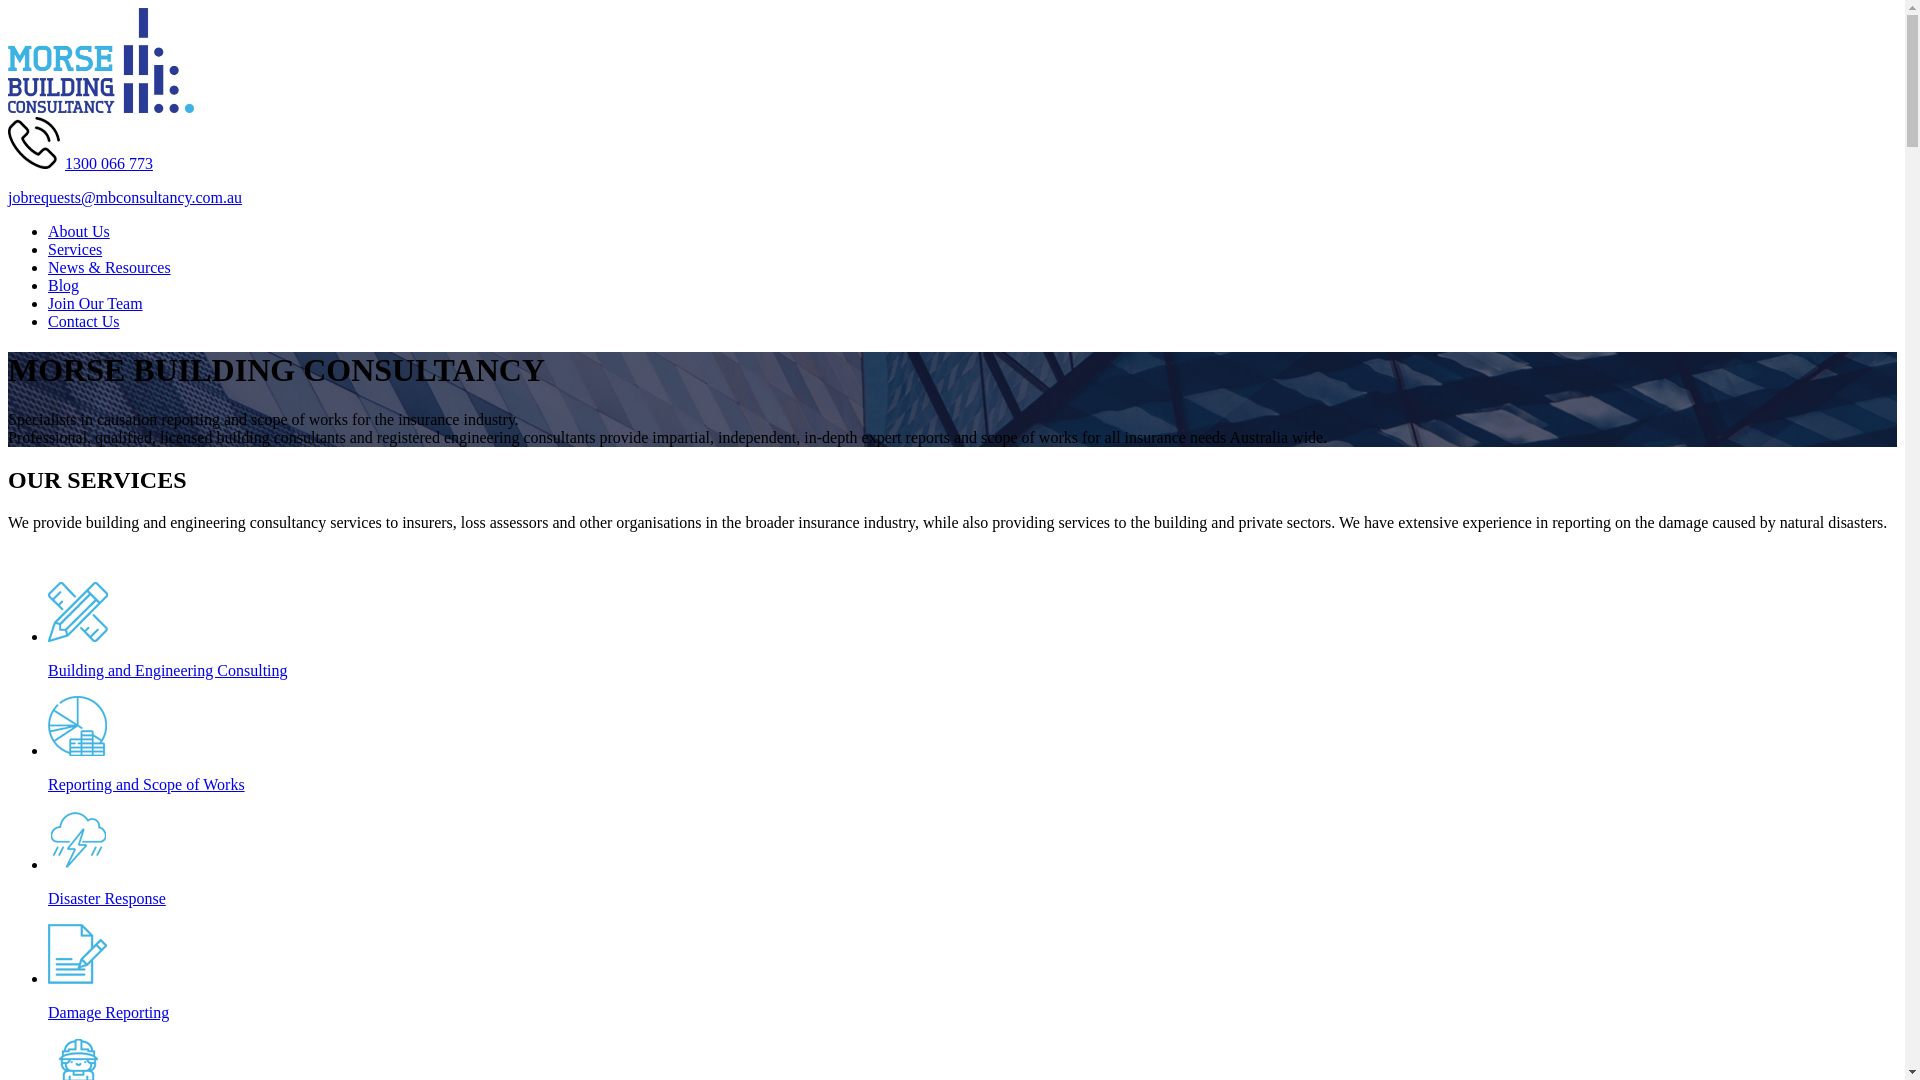  Describe the element at coordinates (972, 766) in the screenshot. I see `'Reporting and Scope of Works'` at that location.